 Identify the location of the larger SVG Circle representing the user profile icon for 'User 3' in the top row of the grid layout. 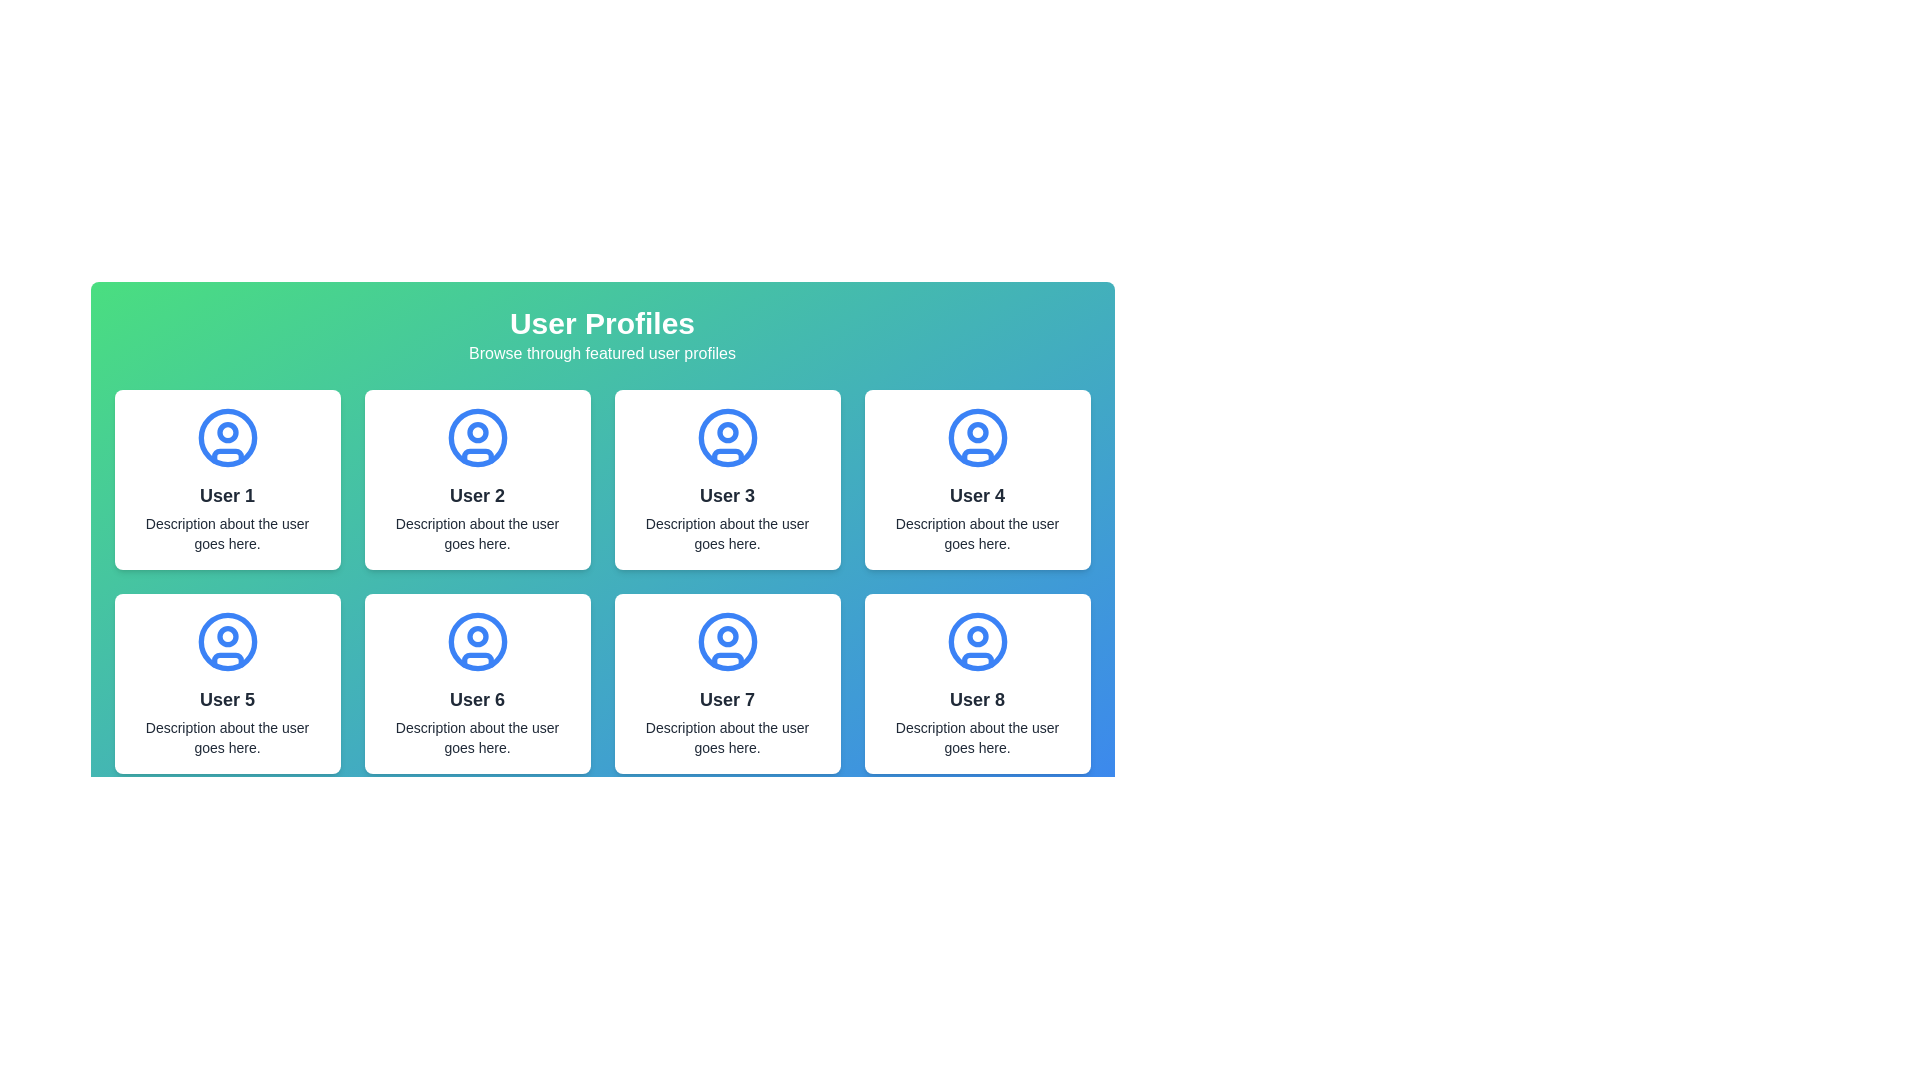
(726, 437).